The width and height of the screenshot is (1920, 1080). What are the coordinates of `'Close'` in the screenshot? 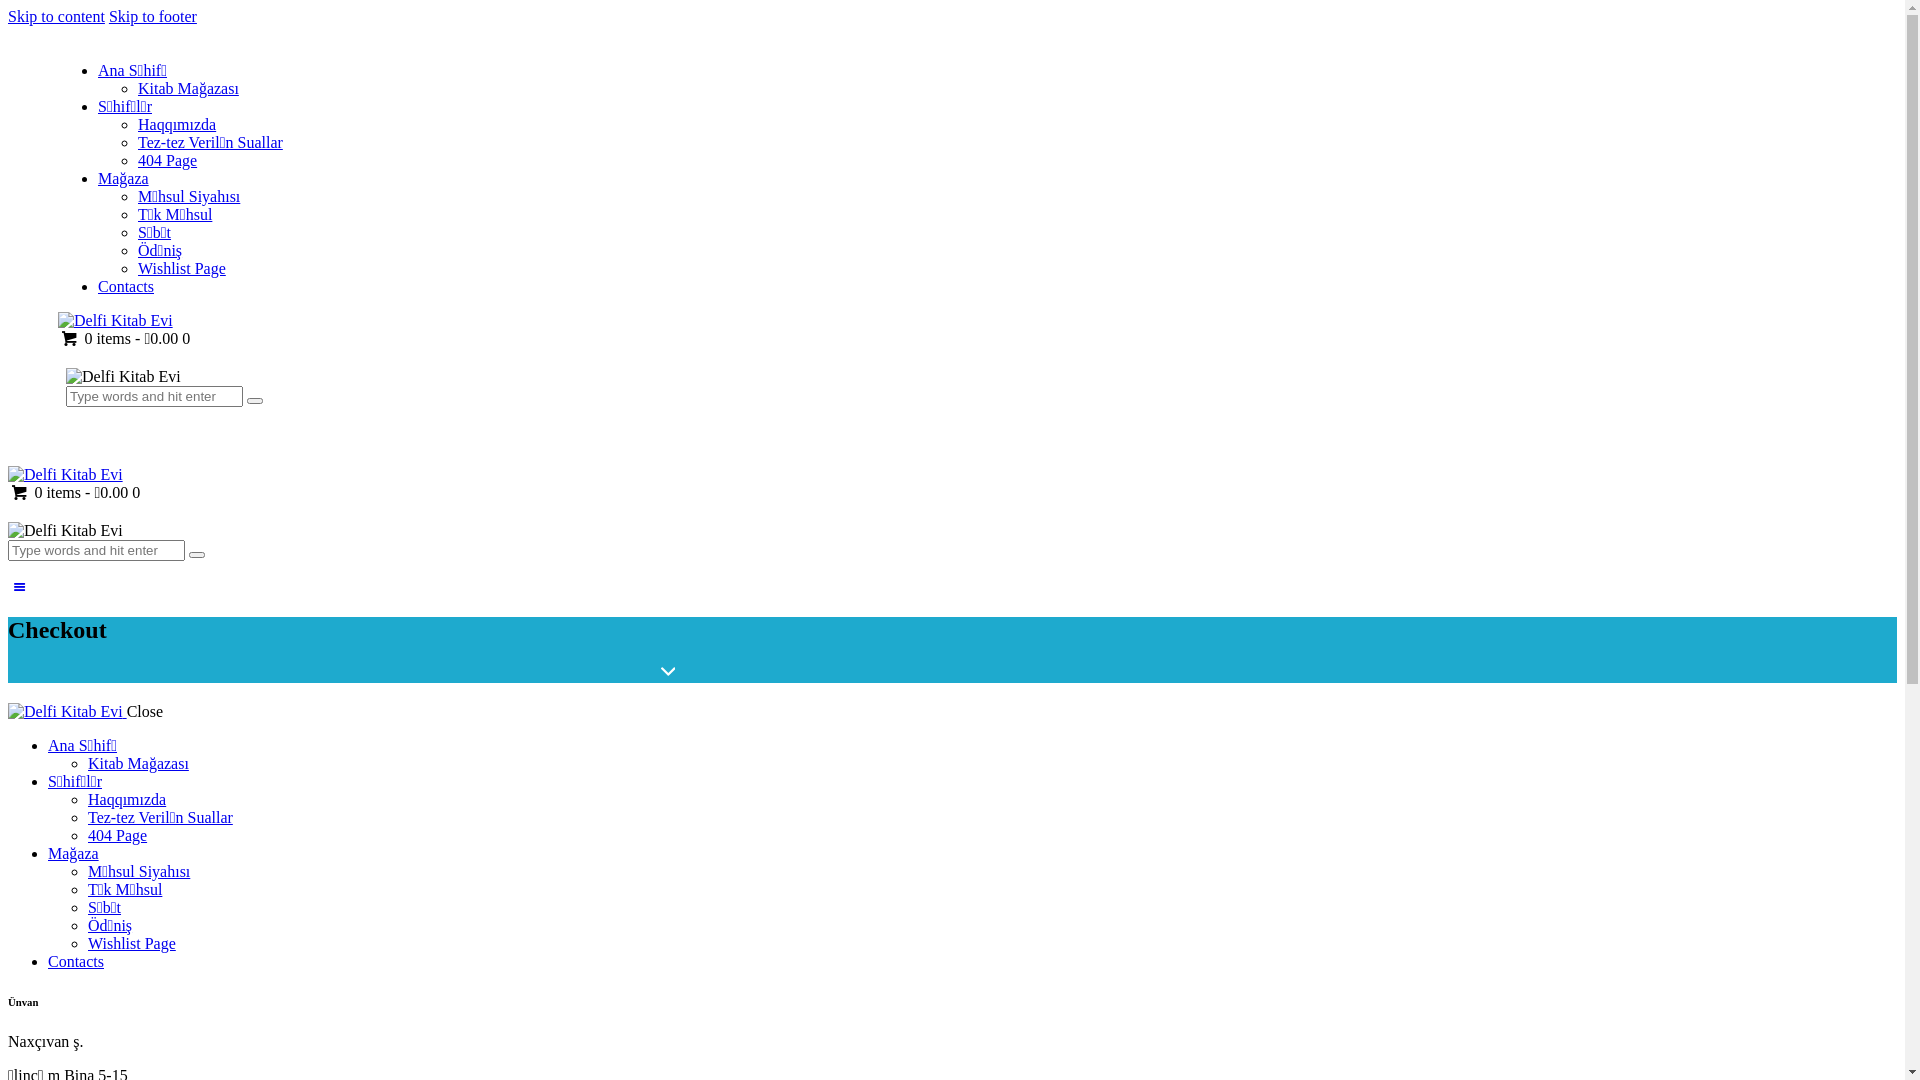 It's located at (125, 710).